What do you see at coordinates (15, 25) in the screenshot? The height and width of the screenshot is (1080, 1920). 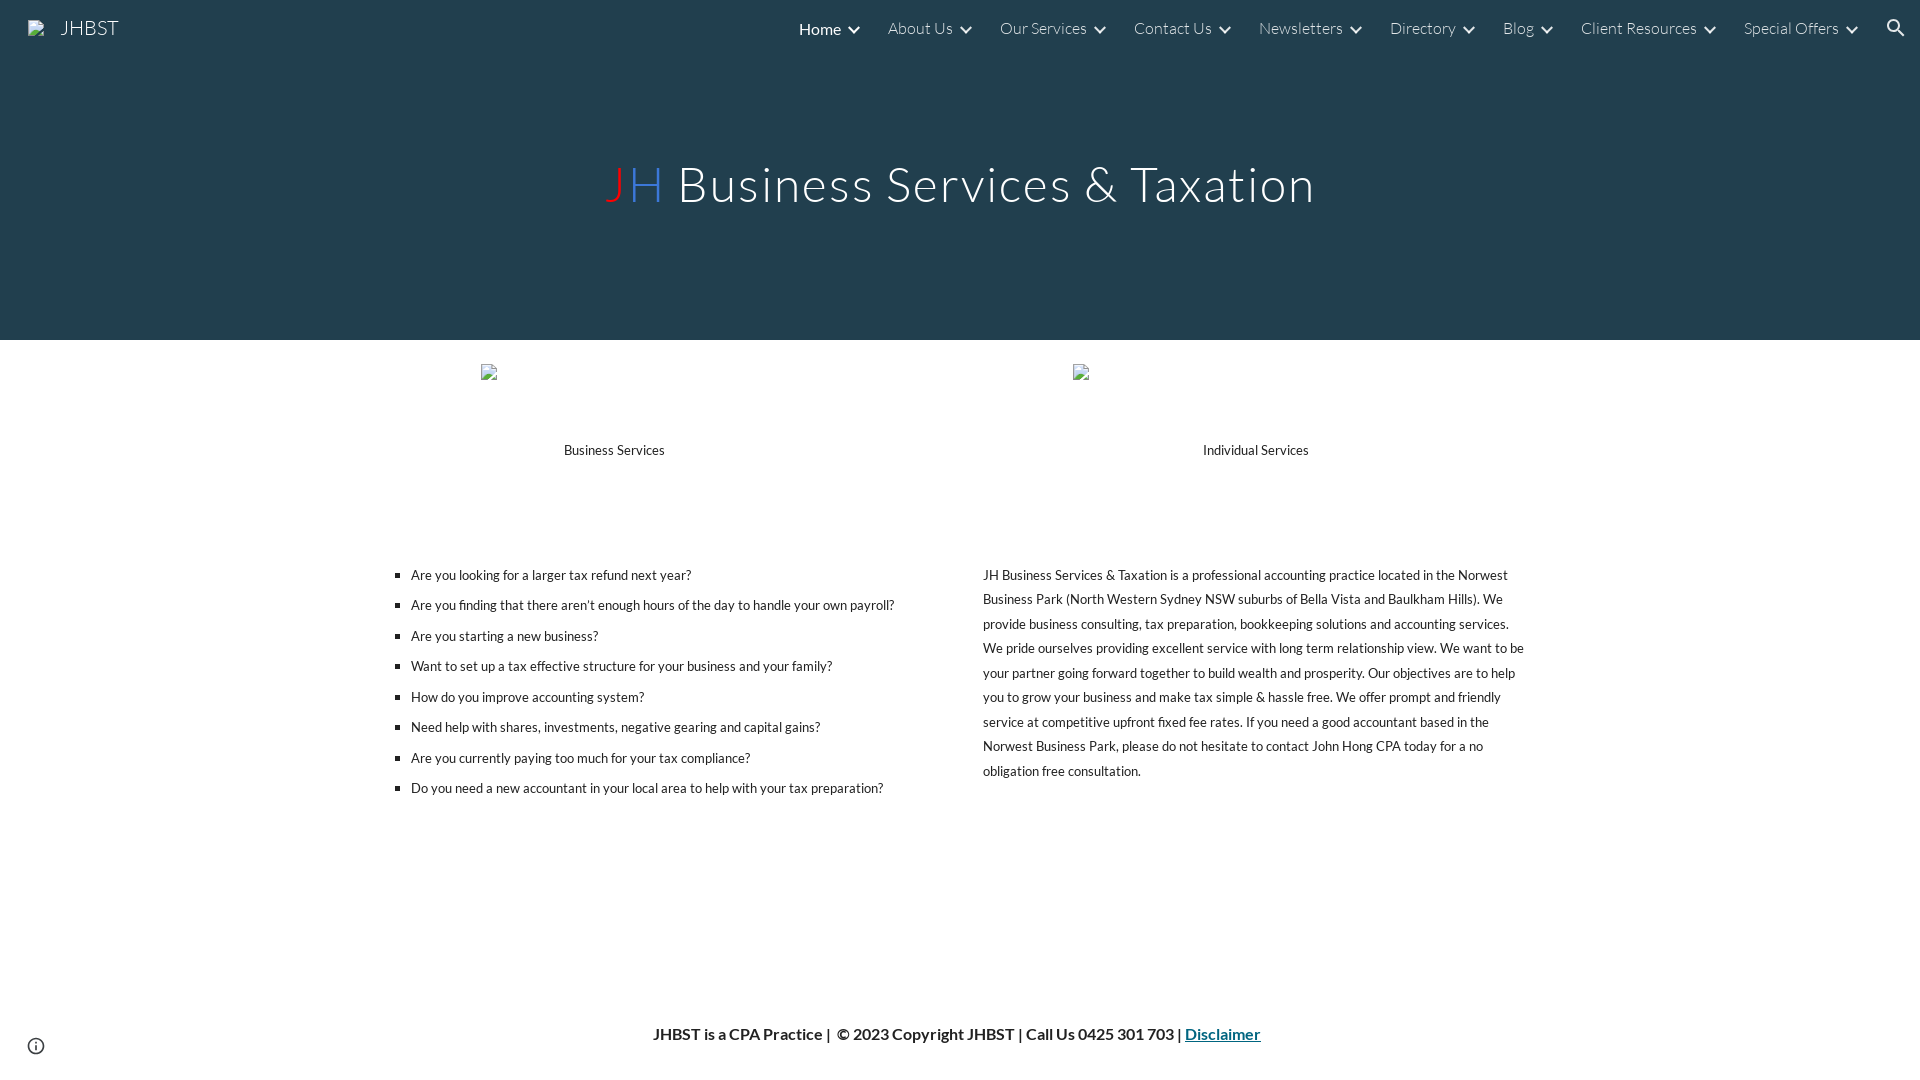 I see `'JHBST'` at bounding box center [15, 25].